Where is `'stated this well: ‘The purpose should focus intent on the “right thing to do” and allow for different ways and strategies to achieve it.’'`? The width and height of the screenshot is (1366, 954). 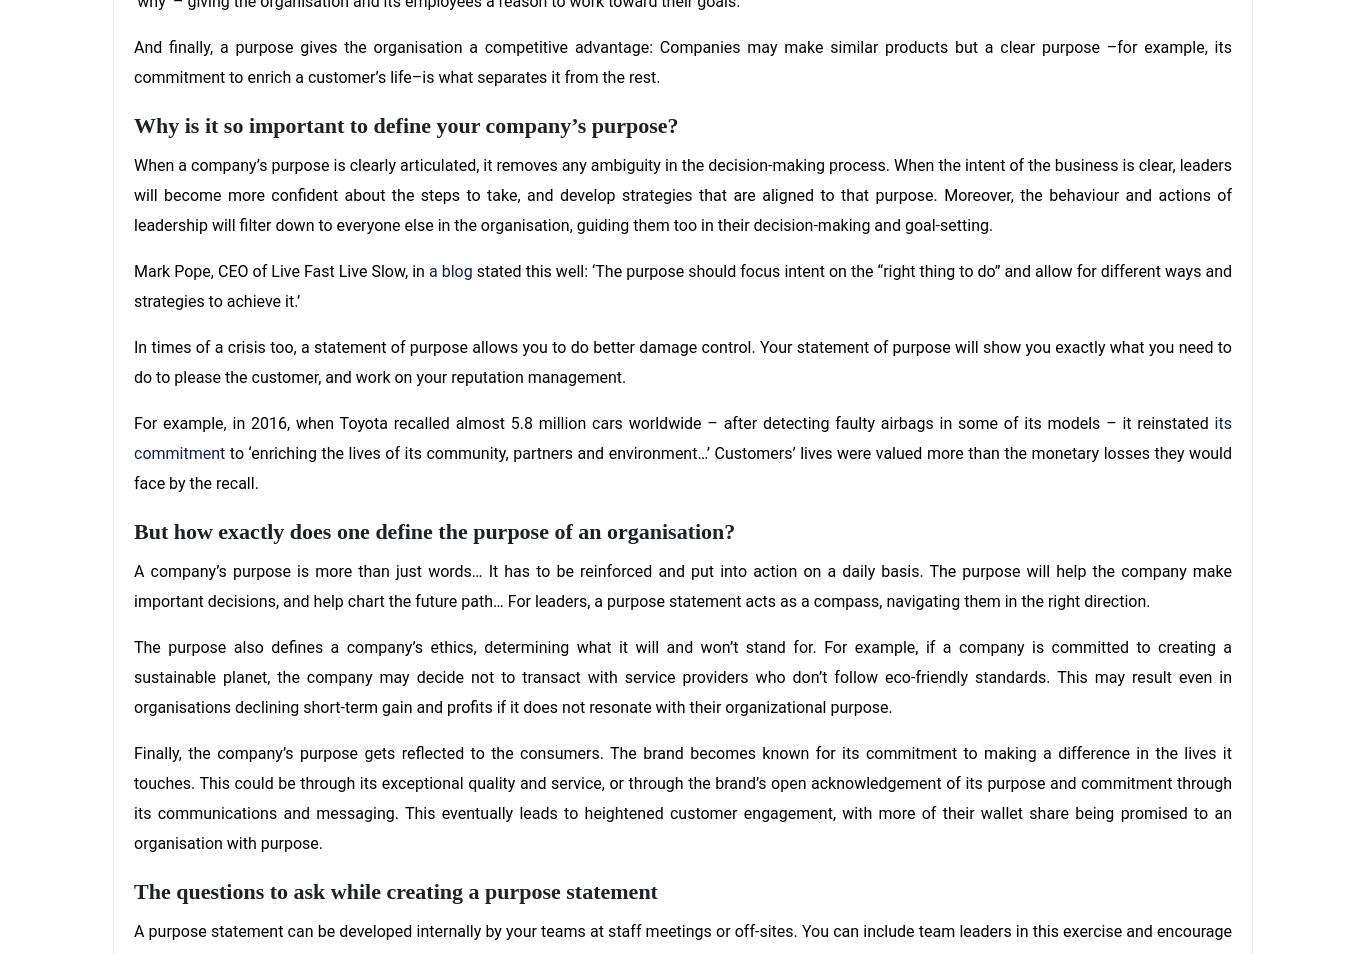
'stated this well: ‘The purpose should focus intent on the “right thing to do” and allow for different ways and strategies to achieve it.’' is located at coordinates (683, 285).